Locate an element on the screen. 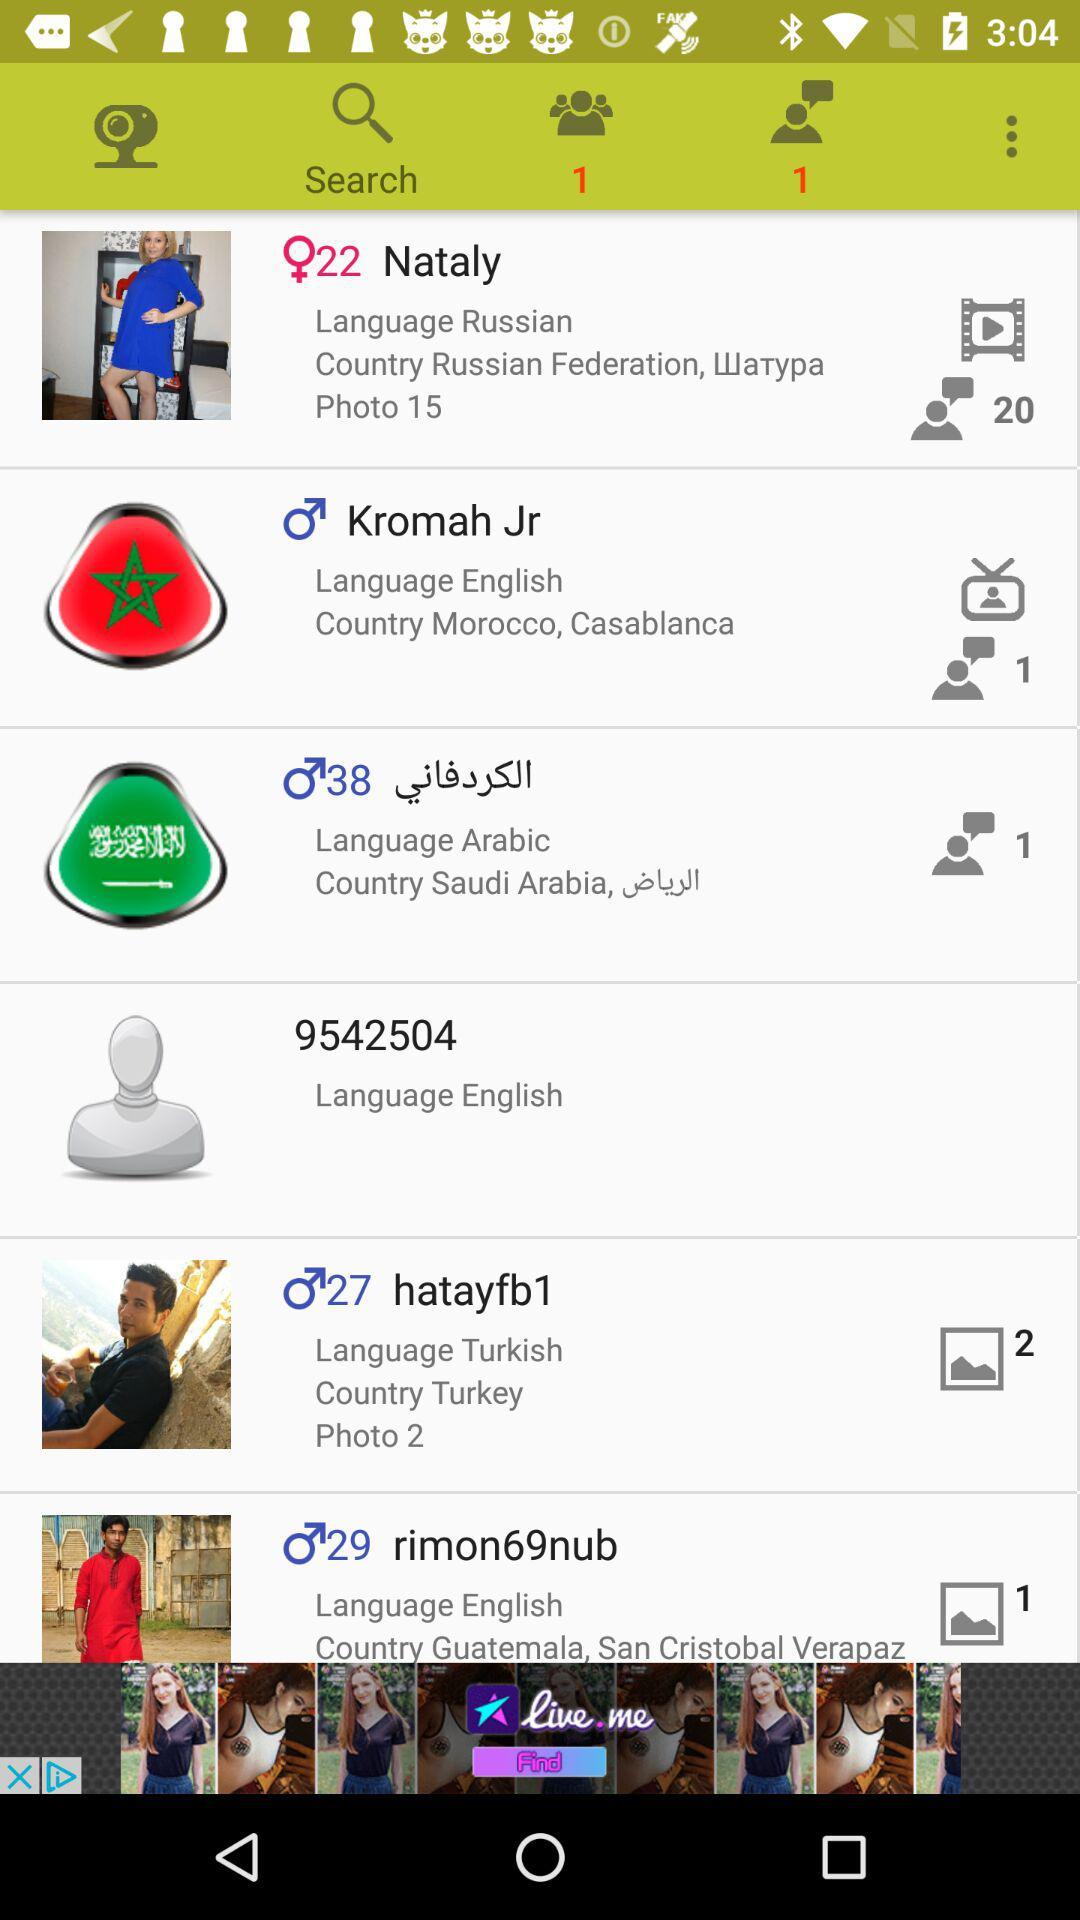 This screenshot has width=1080, height=1920. the add is located at coordinates (540, 1727).